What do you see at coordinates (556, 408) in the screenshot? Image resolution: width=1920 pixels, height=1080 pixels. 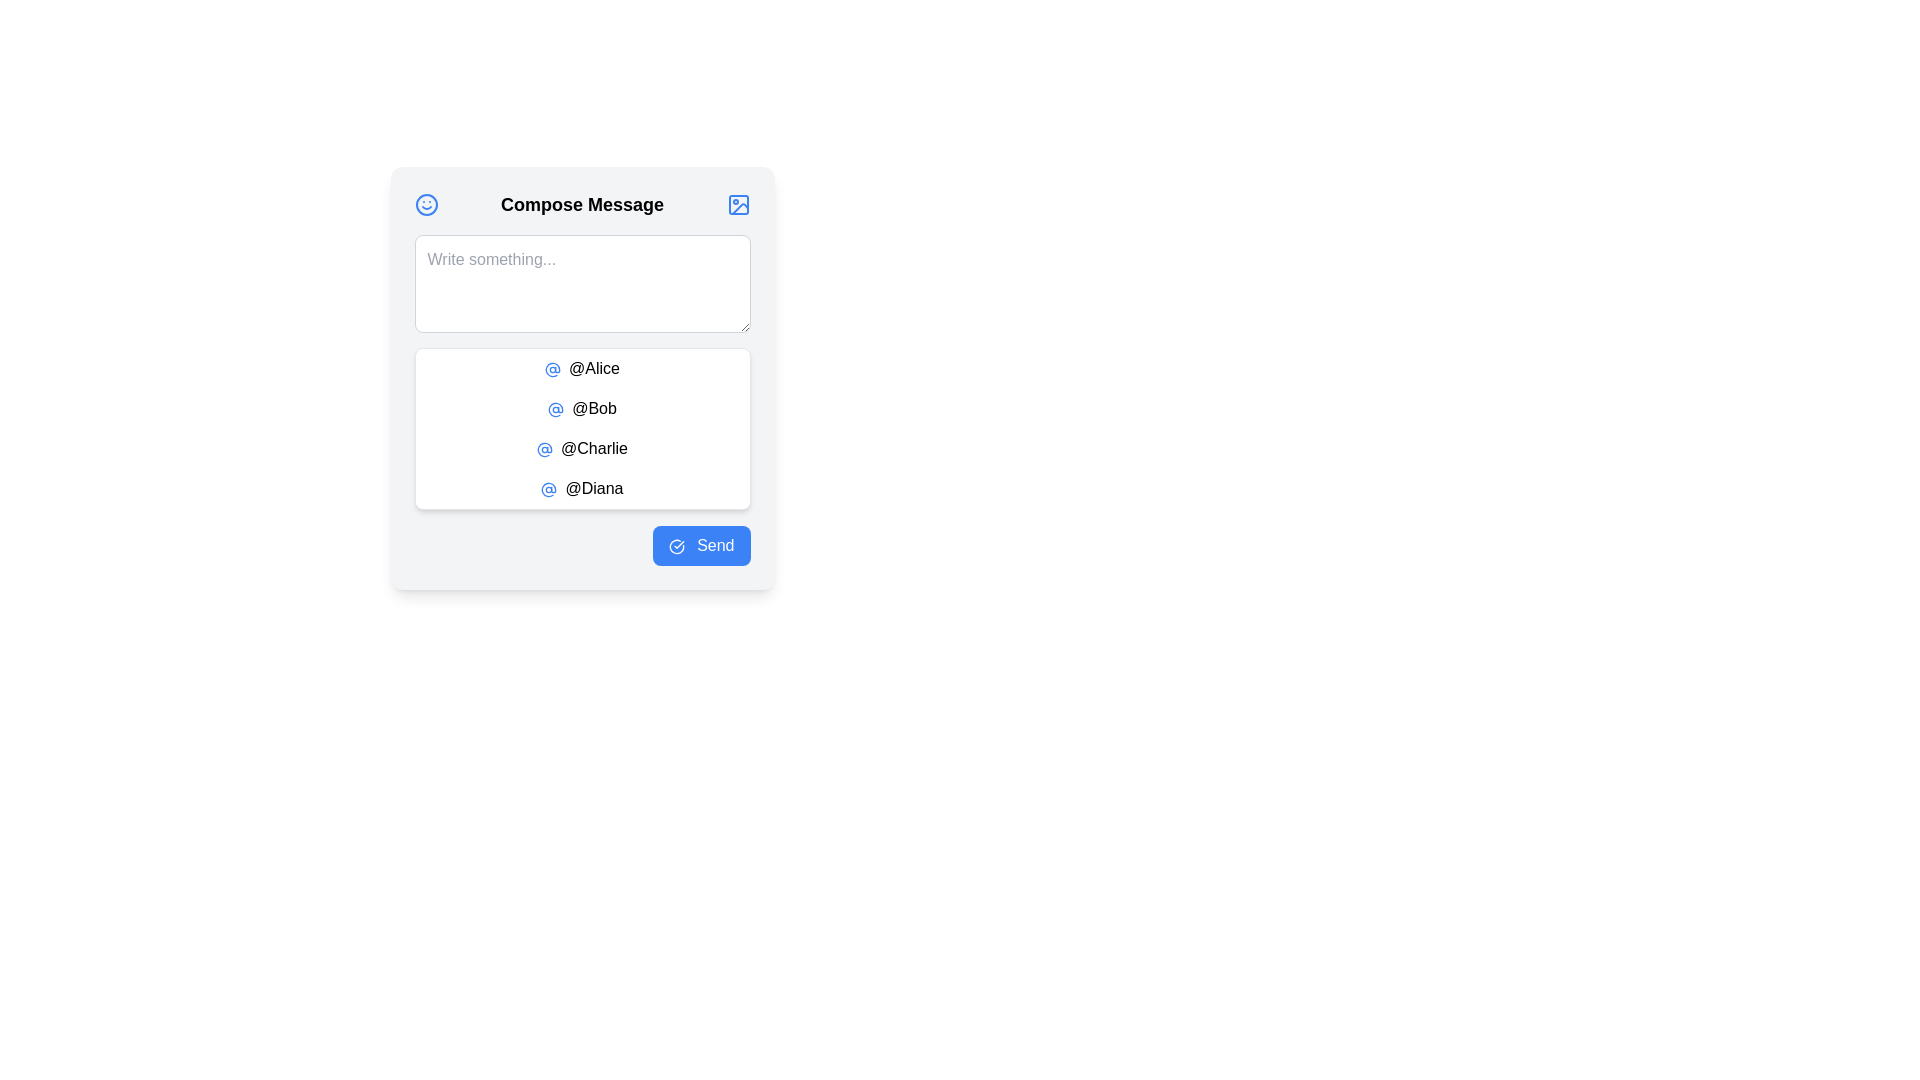 I see `the circular blue '@' icon located to the left of the text '@Bob' in the second suggestion item of the dropdown list` at bounding box center [556, 408].